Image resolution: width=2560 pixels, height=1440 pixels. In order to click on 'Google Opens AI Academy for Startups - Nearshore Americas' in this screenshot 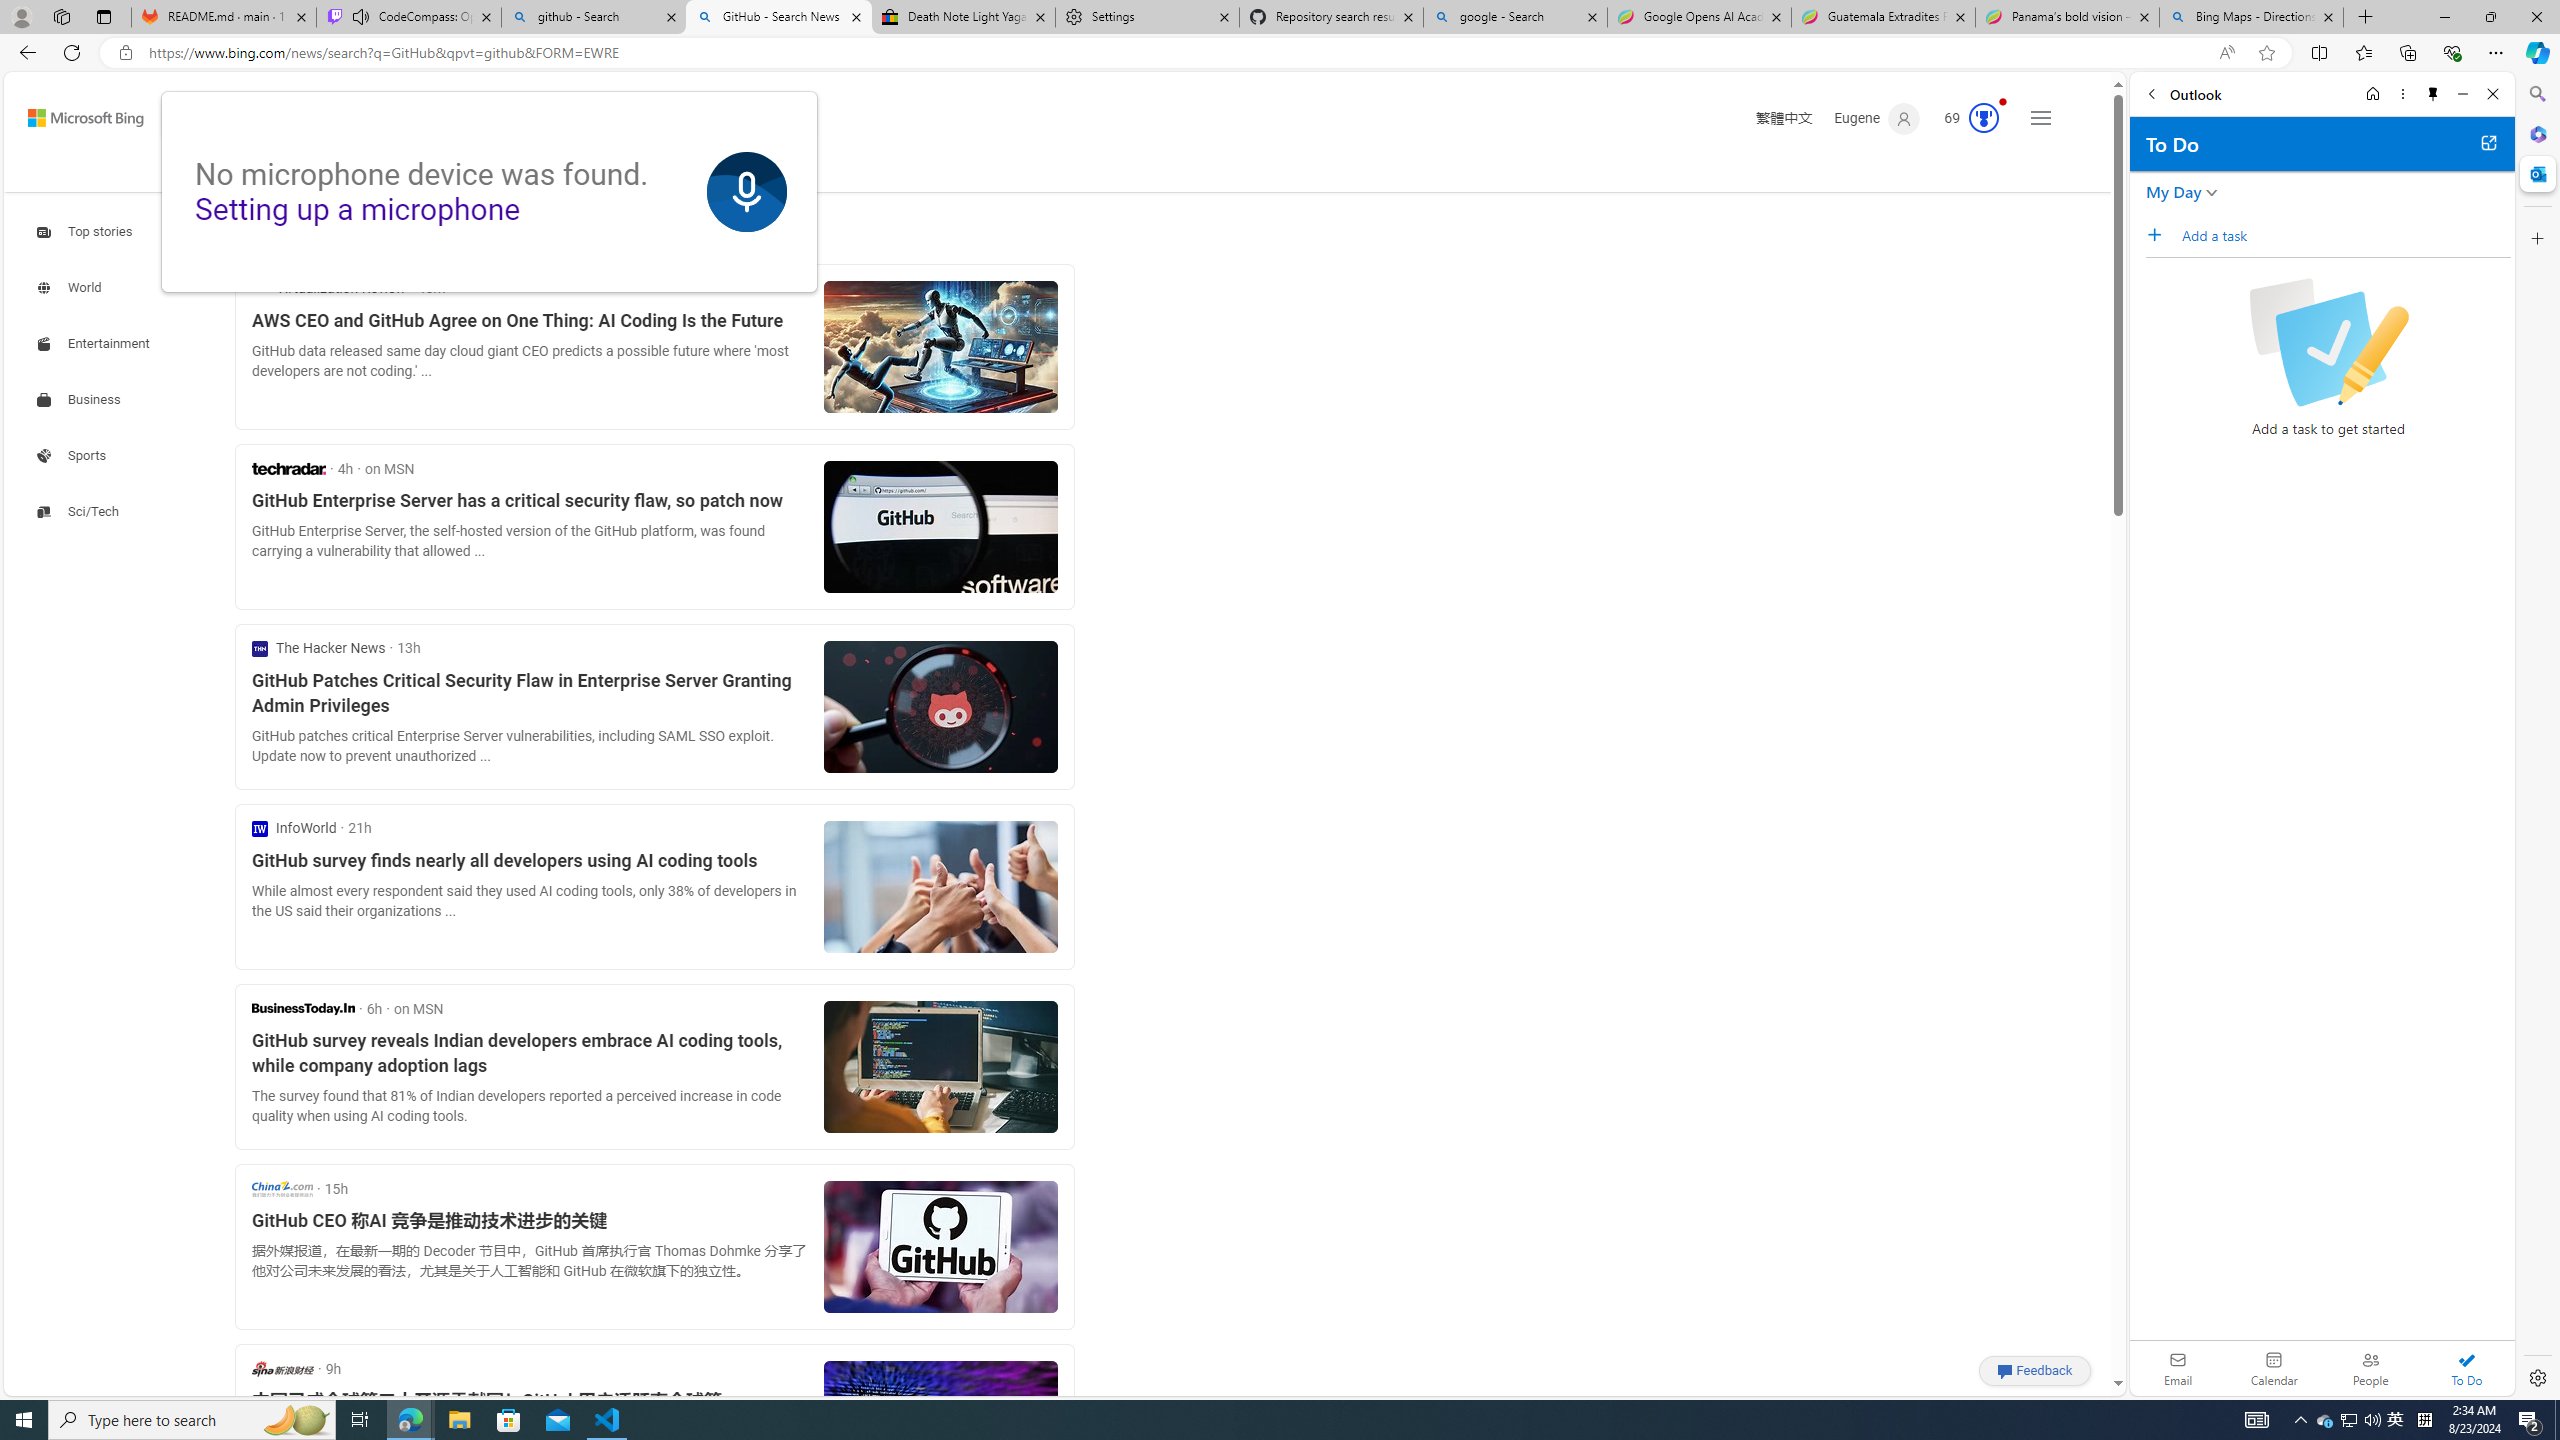, I will do `click(1699, 16)`.